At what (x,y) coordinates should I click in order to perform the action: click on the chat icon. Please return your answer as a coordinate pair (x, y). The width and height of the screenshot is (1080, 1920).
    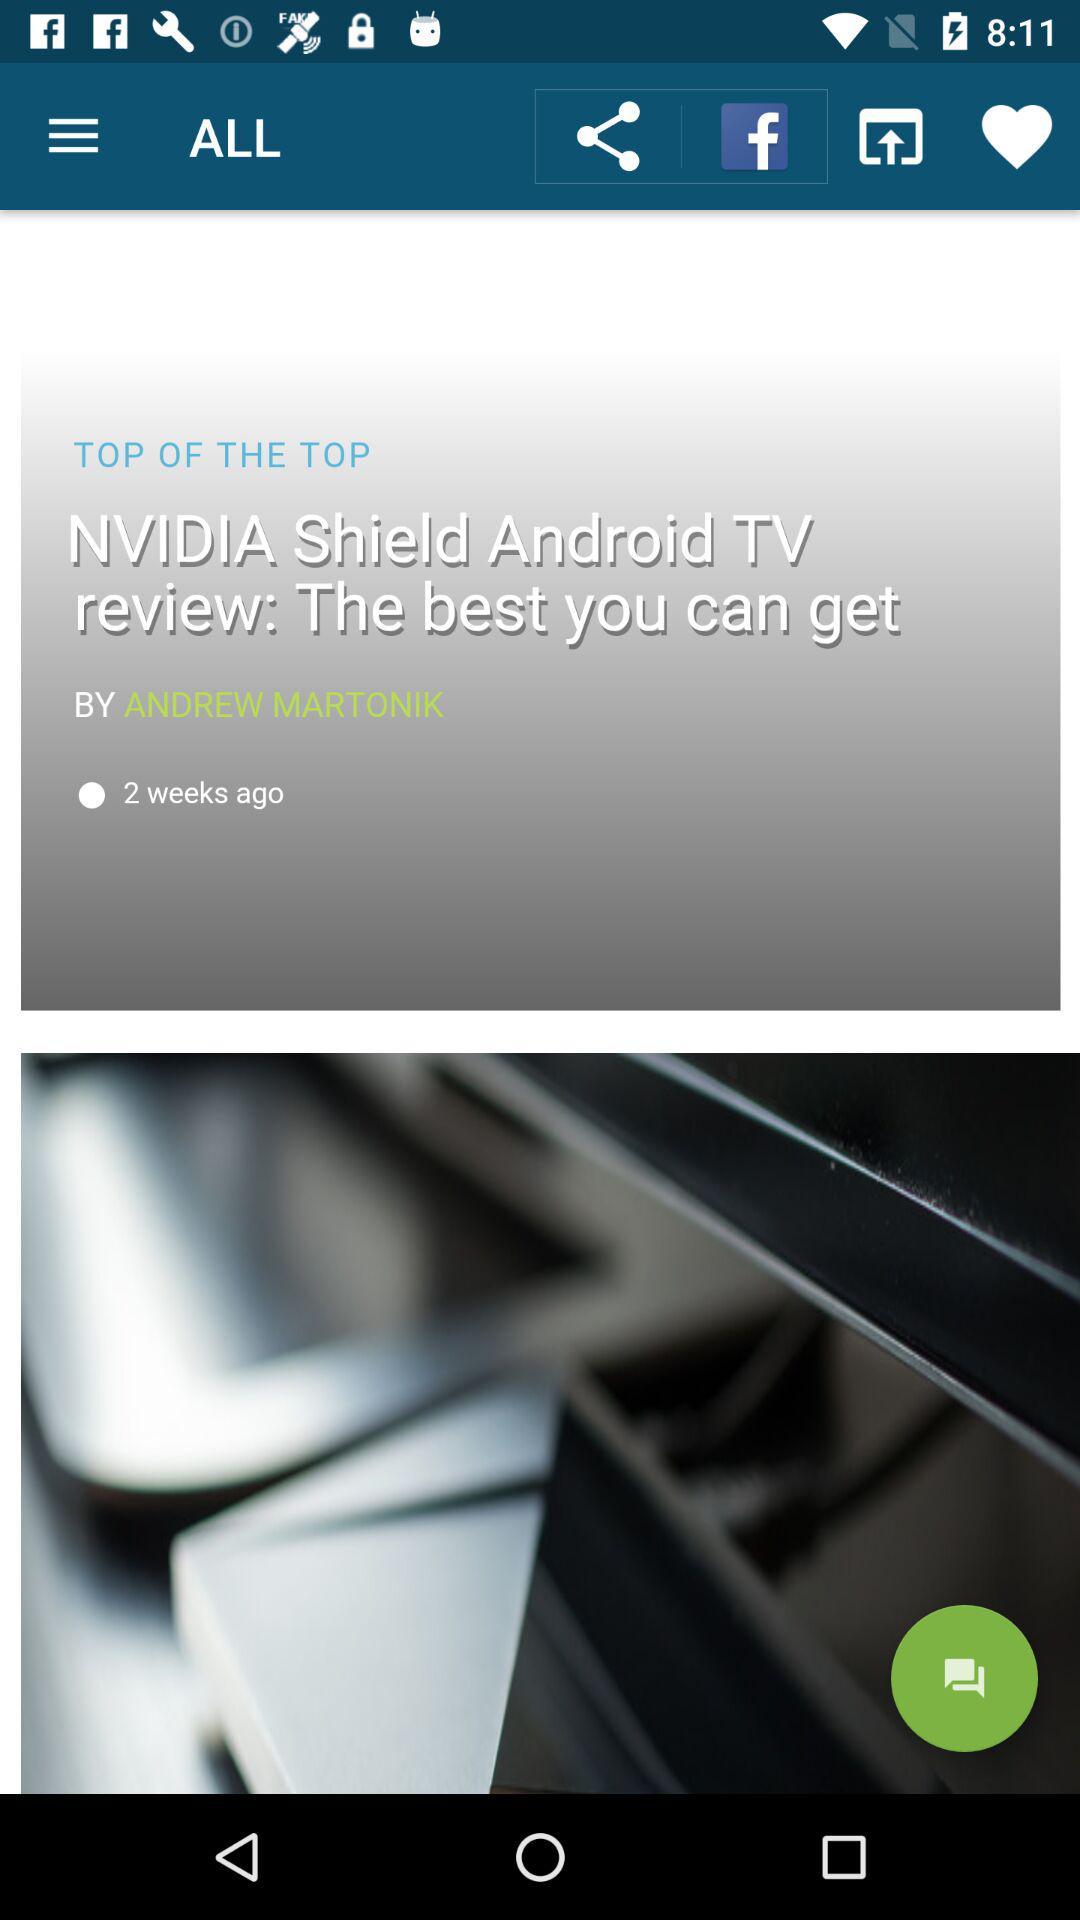
    Looking at the image, I should click on (963, 1678).